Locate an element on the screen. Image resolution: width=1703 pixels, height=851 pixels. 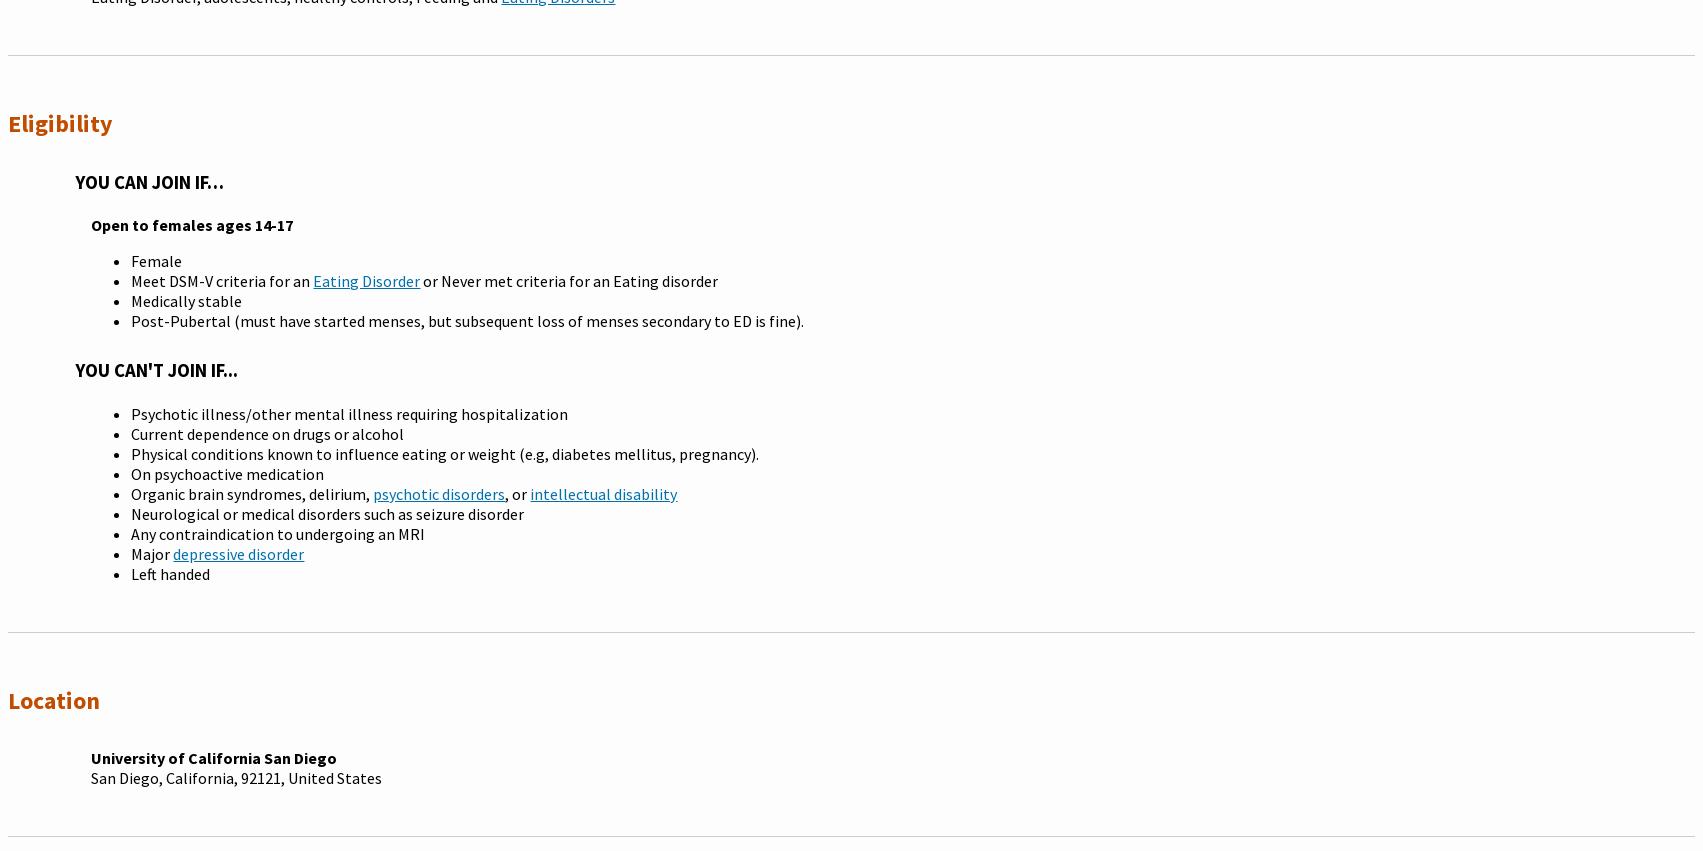
'Current dependence on drugs or alcohol' is located at coordinates (266, 434).